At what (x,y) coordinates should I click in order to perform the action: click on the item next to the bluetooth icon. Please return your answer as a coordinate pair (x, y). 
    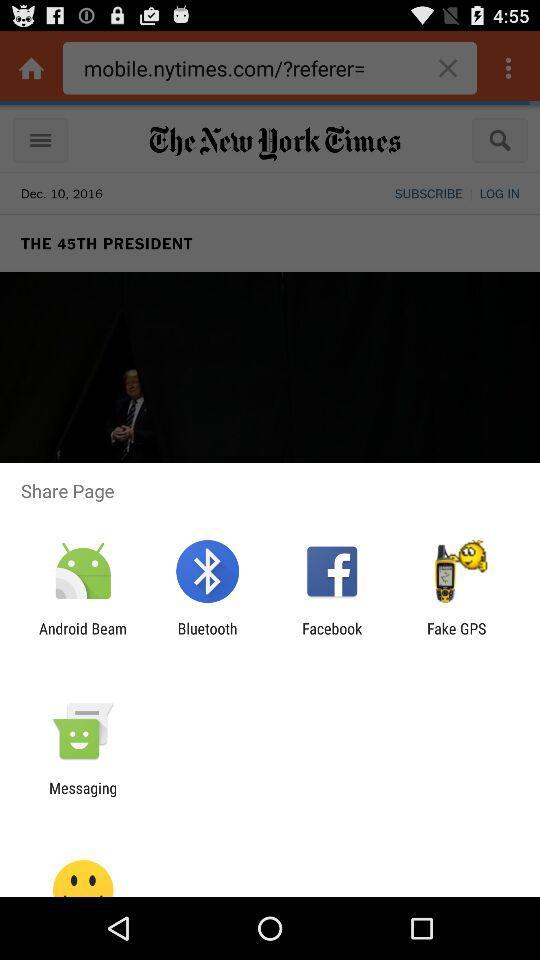
    Looking at the image, I should click on (82, 636).